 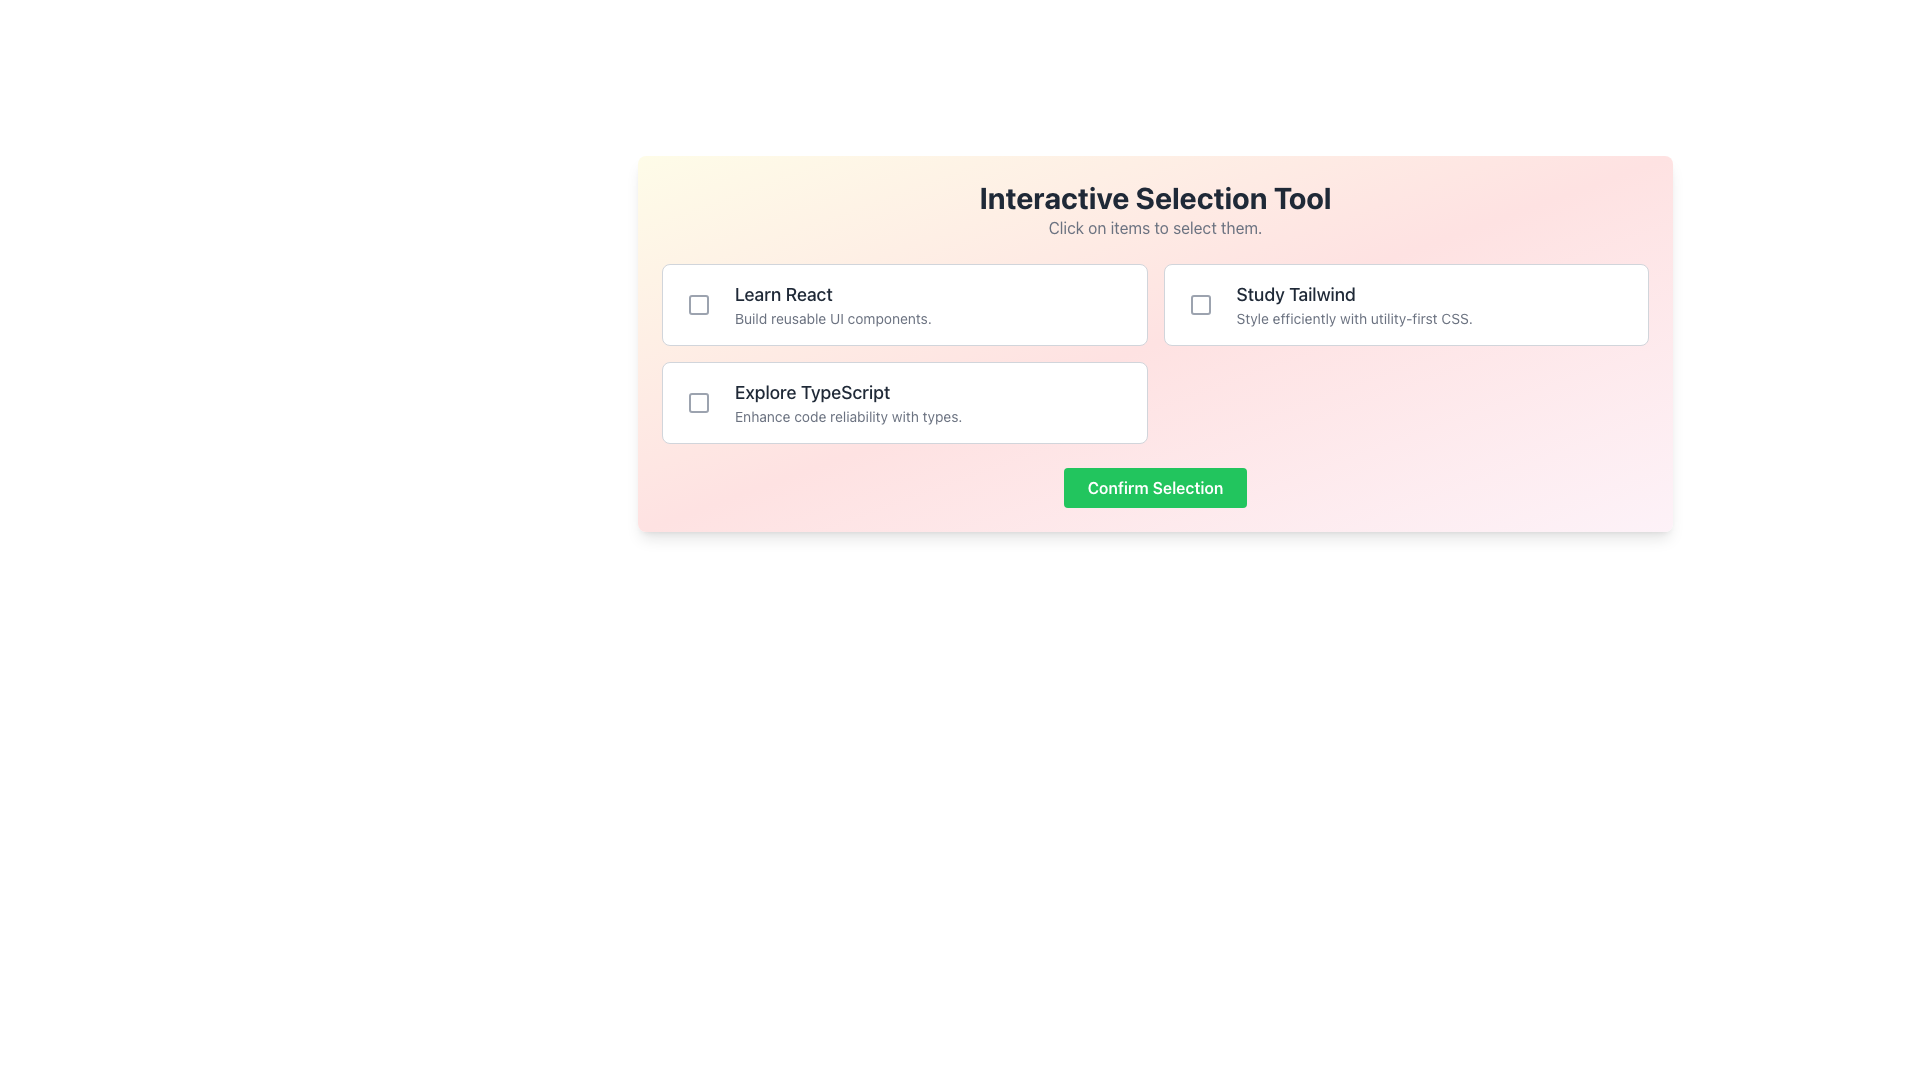 What do you see at coordinates (699, 304) in the screenshot?
I see `the checkbox styled with a border and light-gray fill, located on the left side of the 'Learn React' section` at bounding box center [699, 304].